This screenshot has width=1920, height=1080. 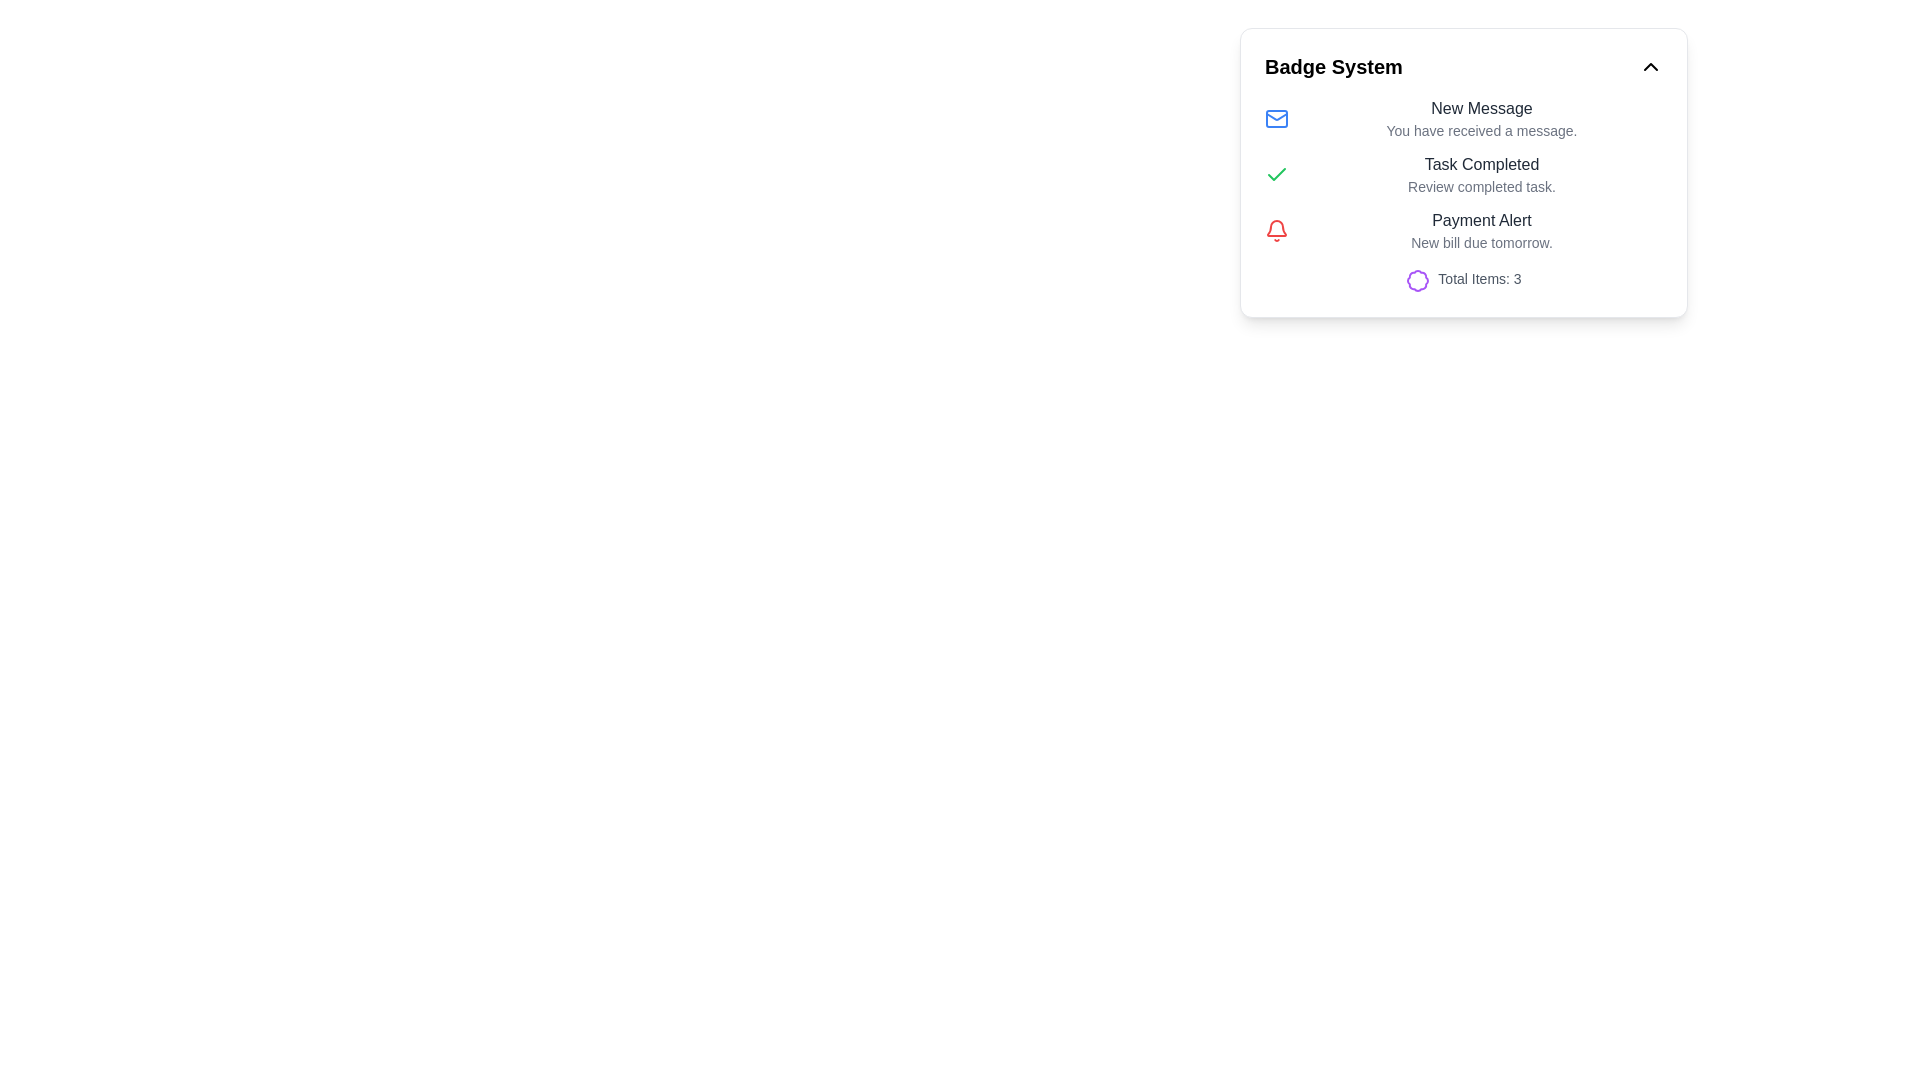 I want to click on the completion icon located to the left of the 'Task Completed' notification in the second entry of the notification list to acknowledge its positive status, so click(x=1275, y=173).